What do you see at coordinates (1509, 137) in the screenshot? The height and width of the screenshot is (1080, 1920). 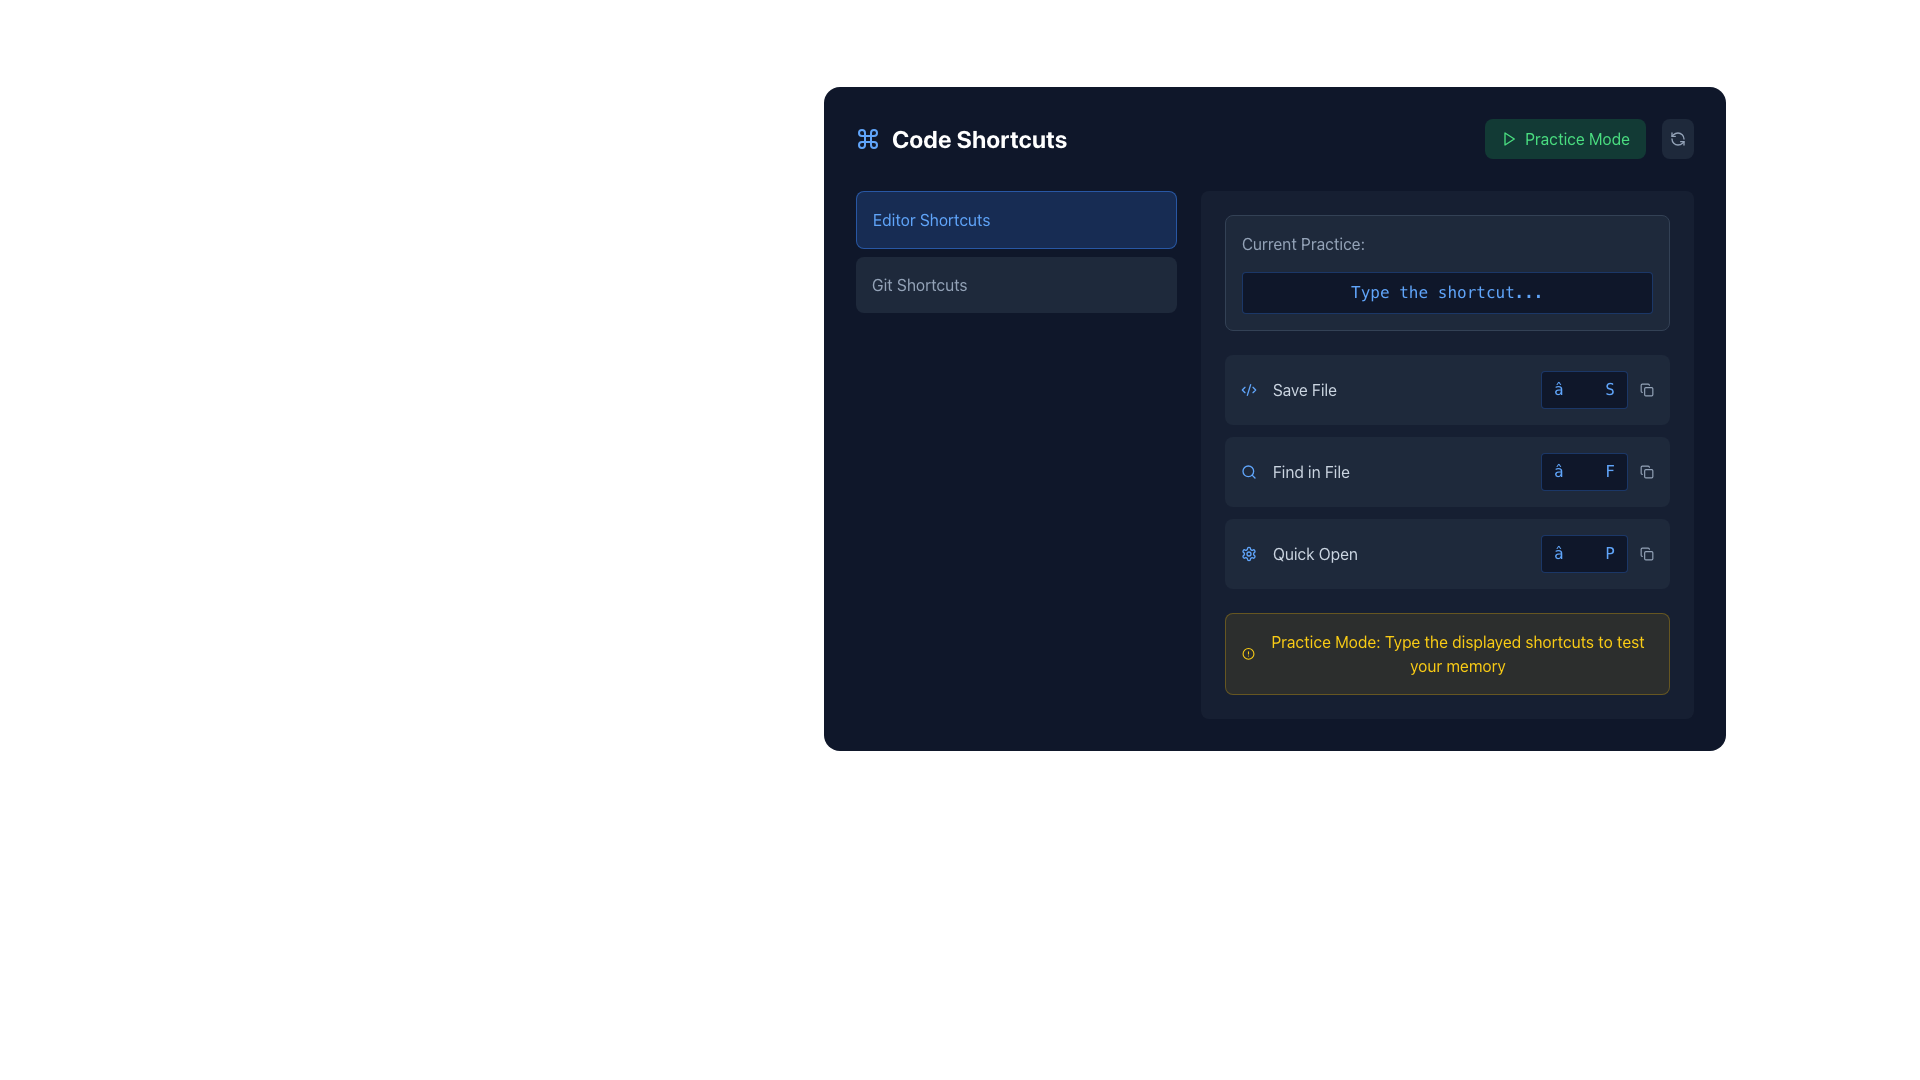 I see `the SVG-based play icon that indicates the 'Practice Mode' feature, positioned to the left of the 'Practice Mode' button text` at bounding box center [1509, 137].